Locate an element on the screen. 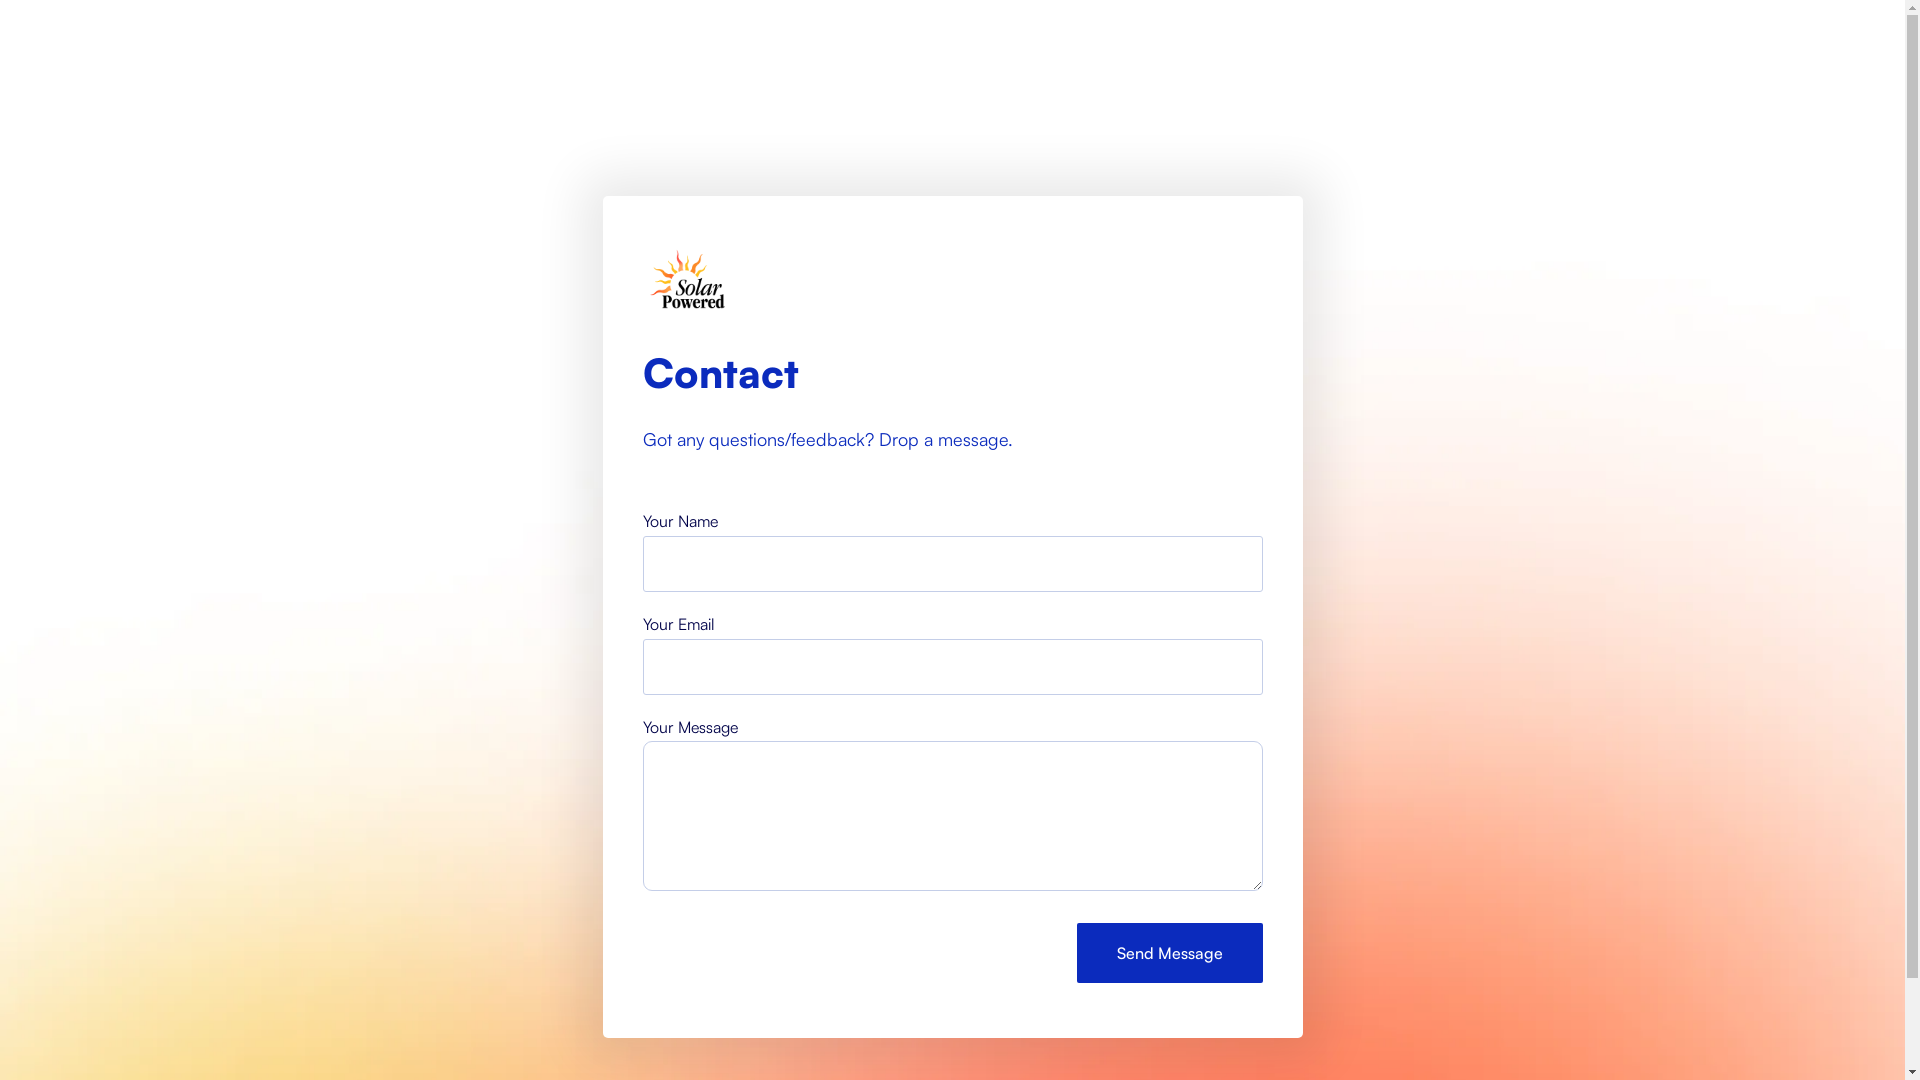 This screenshot has width=1920, height=1080. 'Send Message' is located at coordinates (1169, 951).